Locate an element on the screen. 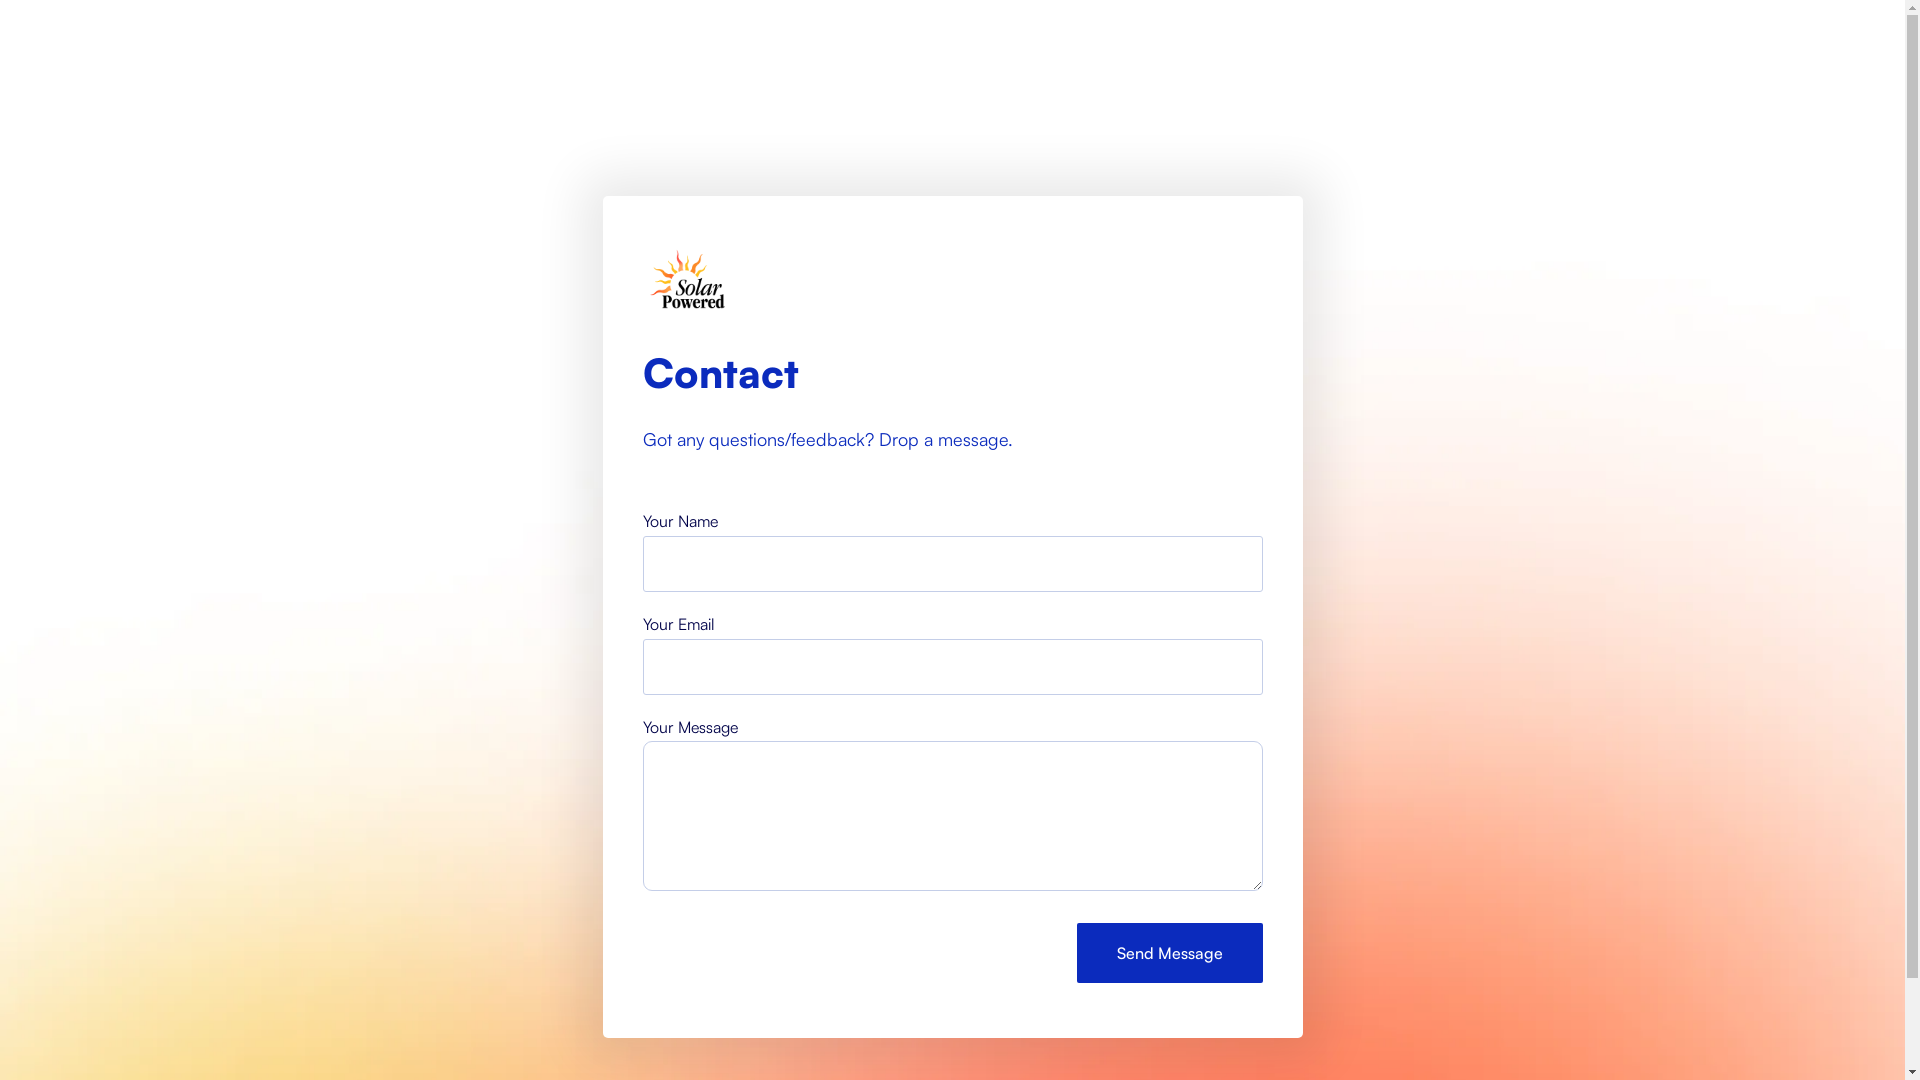 This screenshot has width=1920, height=1080. 'Send Message' is located at coordinates (1169, 951).